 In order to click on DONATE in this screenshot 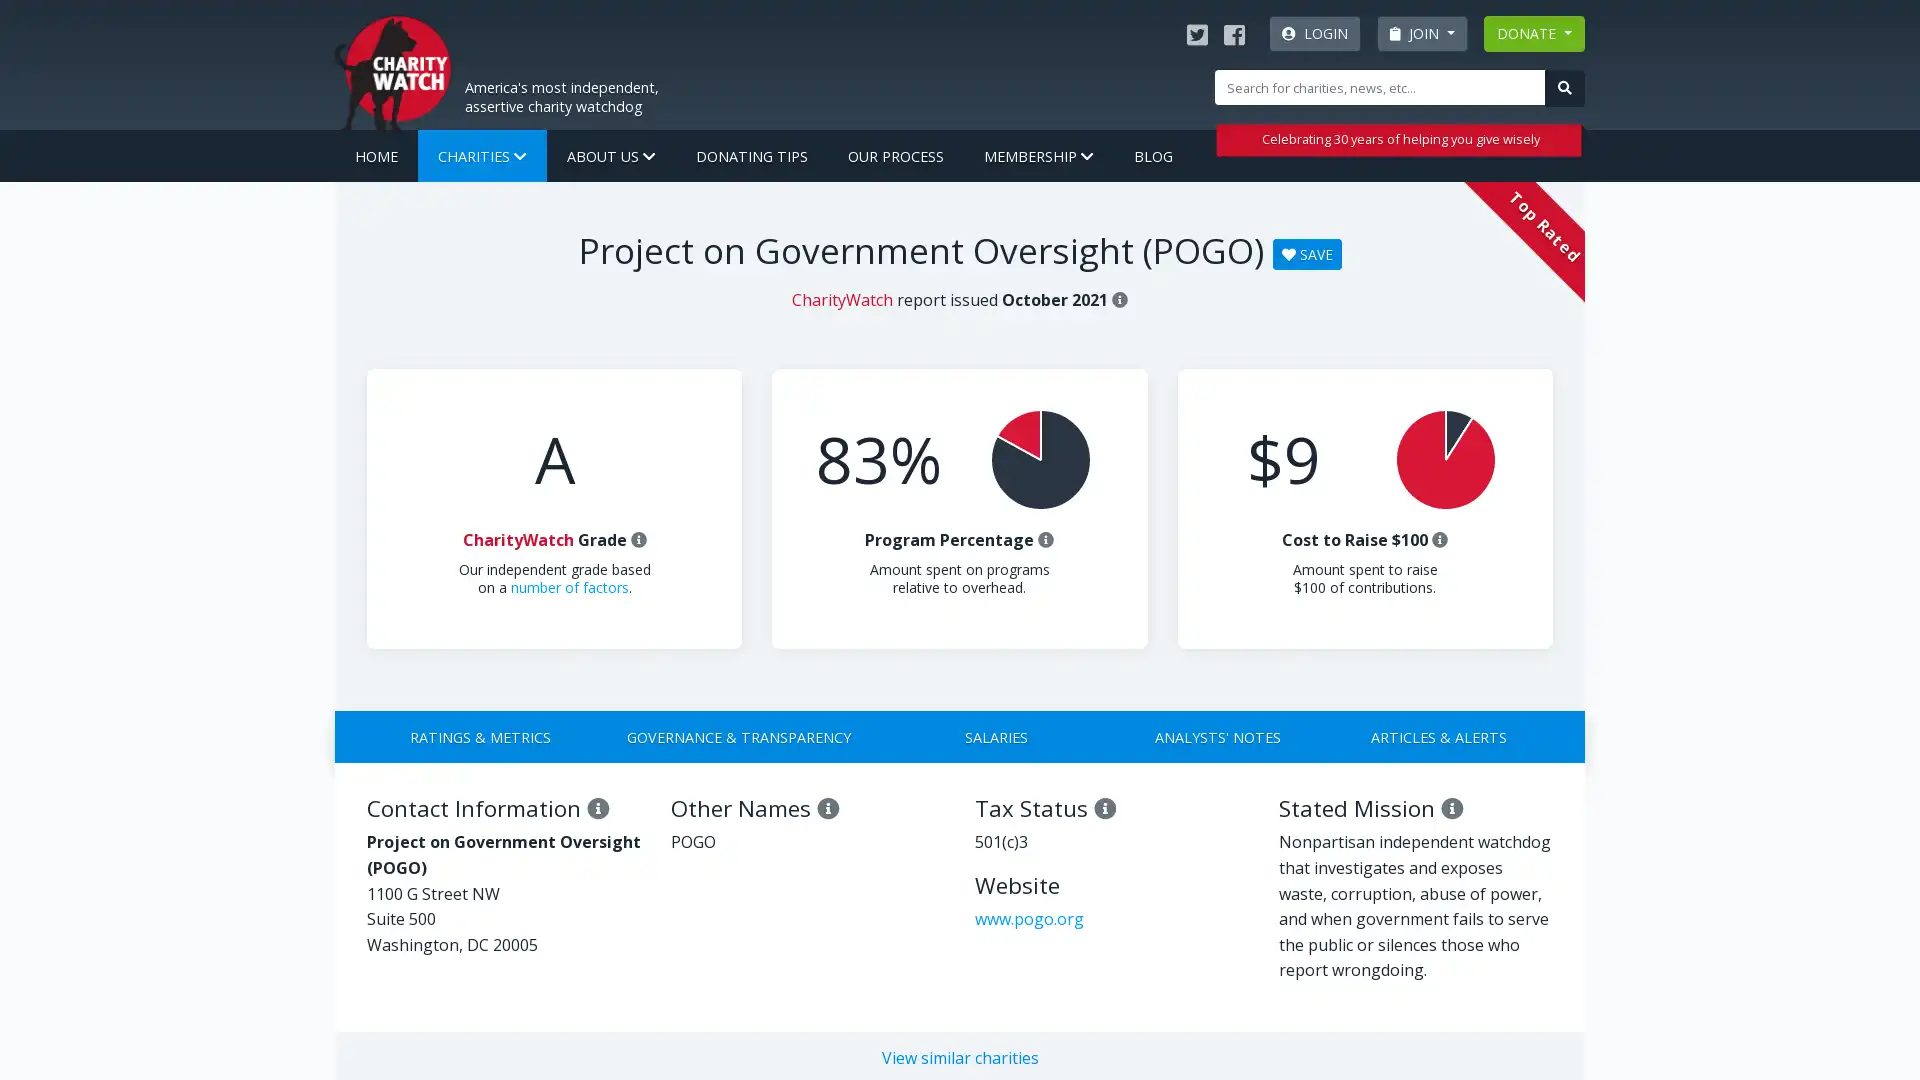, I will do `click(1533, 34)`.